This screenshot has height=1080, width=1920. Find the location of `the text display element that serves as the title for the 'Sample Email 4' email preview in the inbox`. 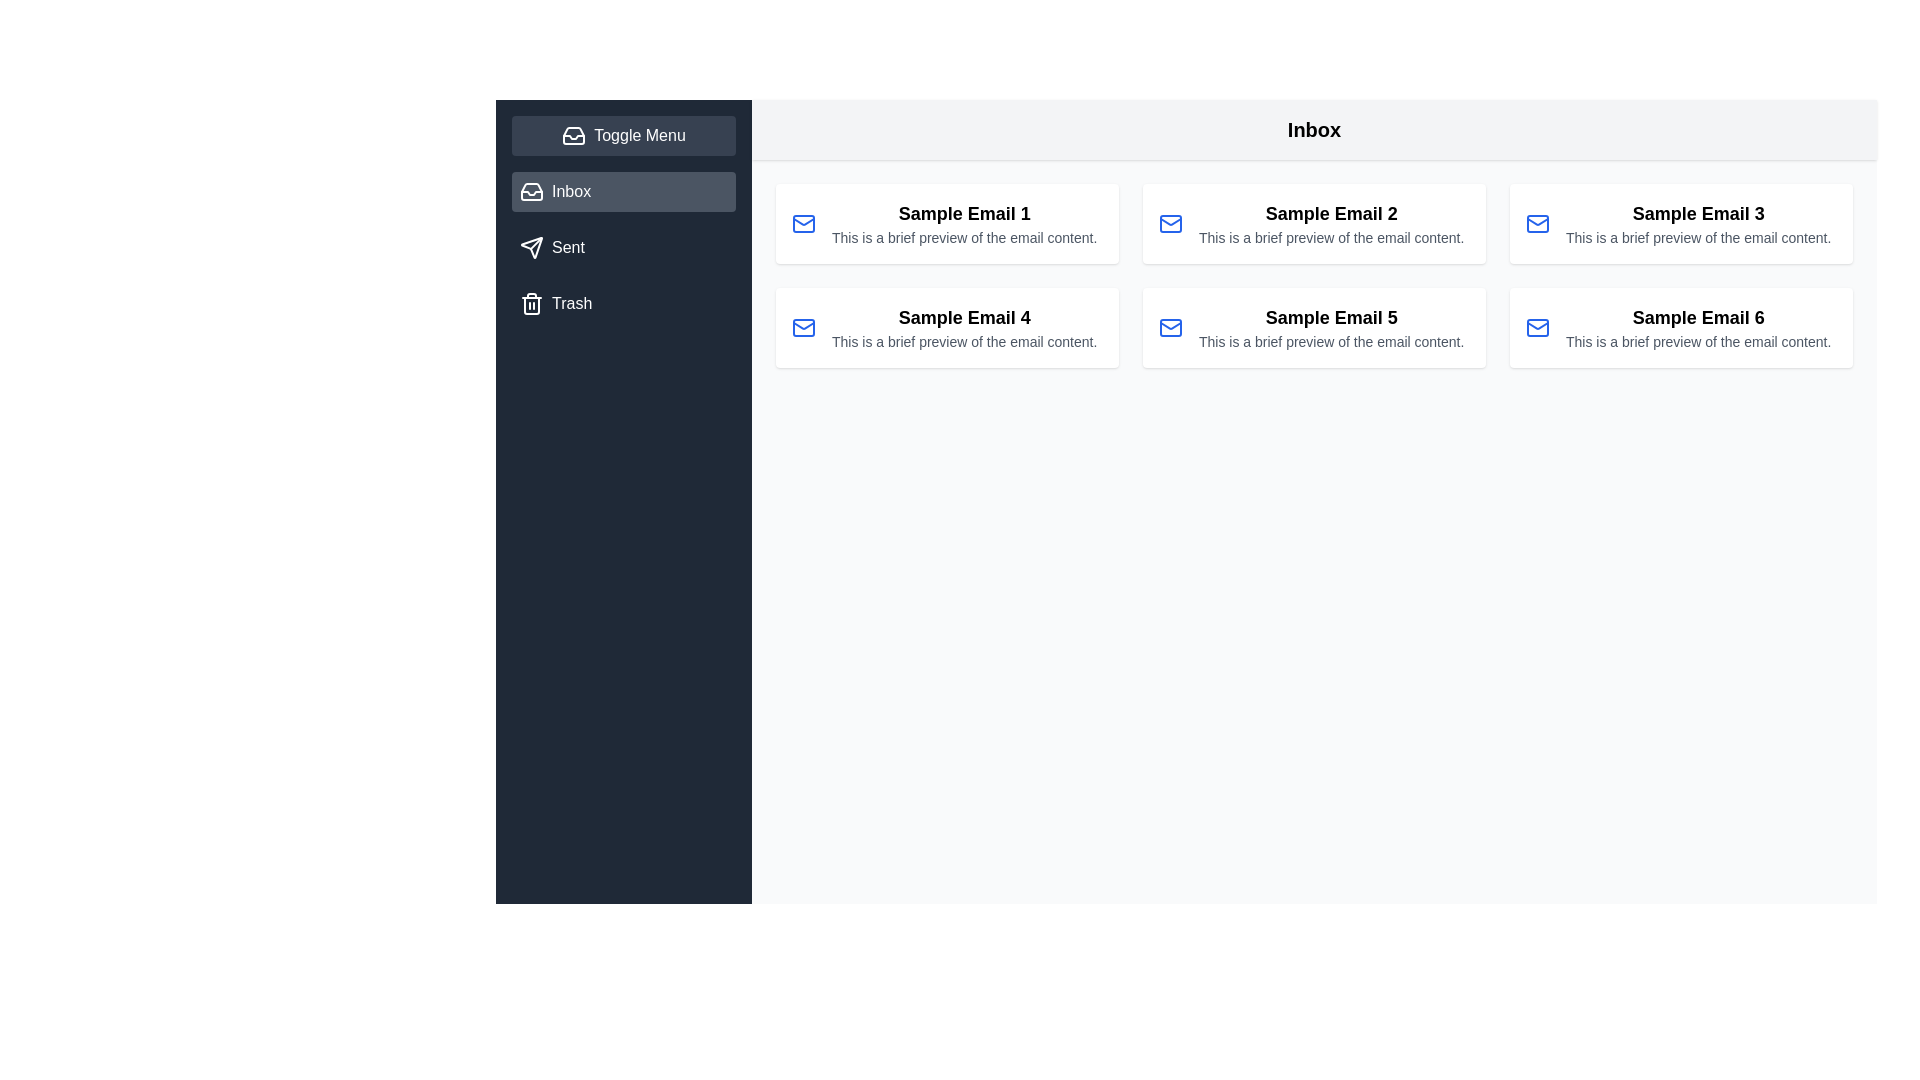

the text display element that serves as the title for the 'Sample Email 4' email preview in the inbox is located at coordinates (964, 316).